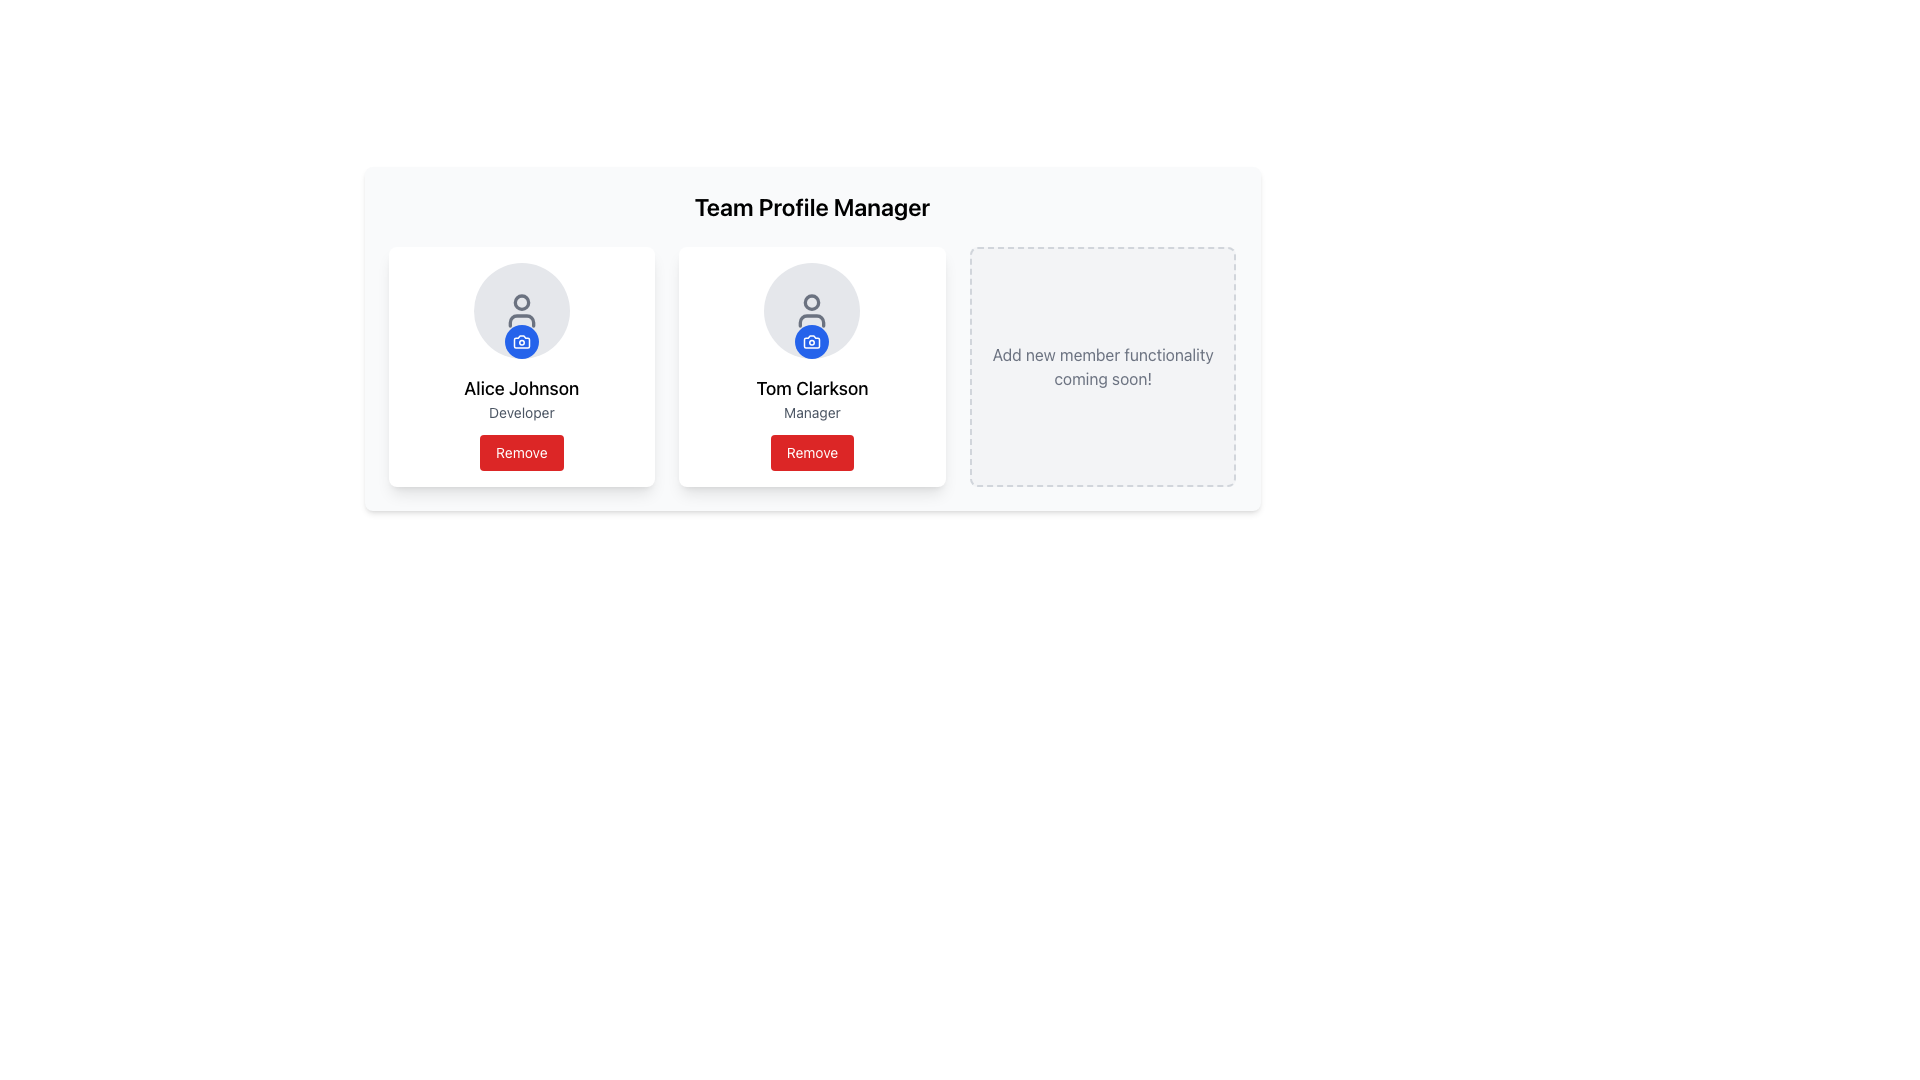 This screenshot has width=1920, height=1080. What do you see at coordinates (812, 311) in the screenshot?
I see `the Profile avatar component centered within the profile card titled 'Tom Clarkson', which is located above the 'Remove' button` at bounding box center [812, 311].